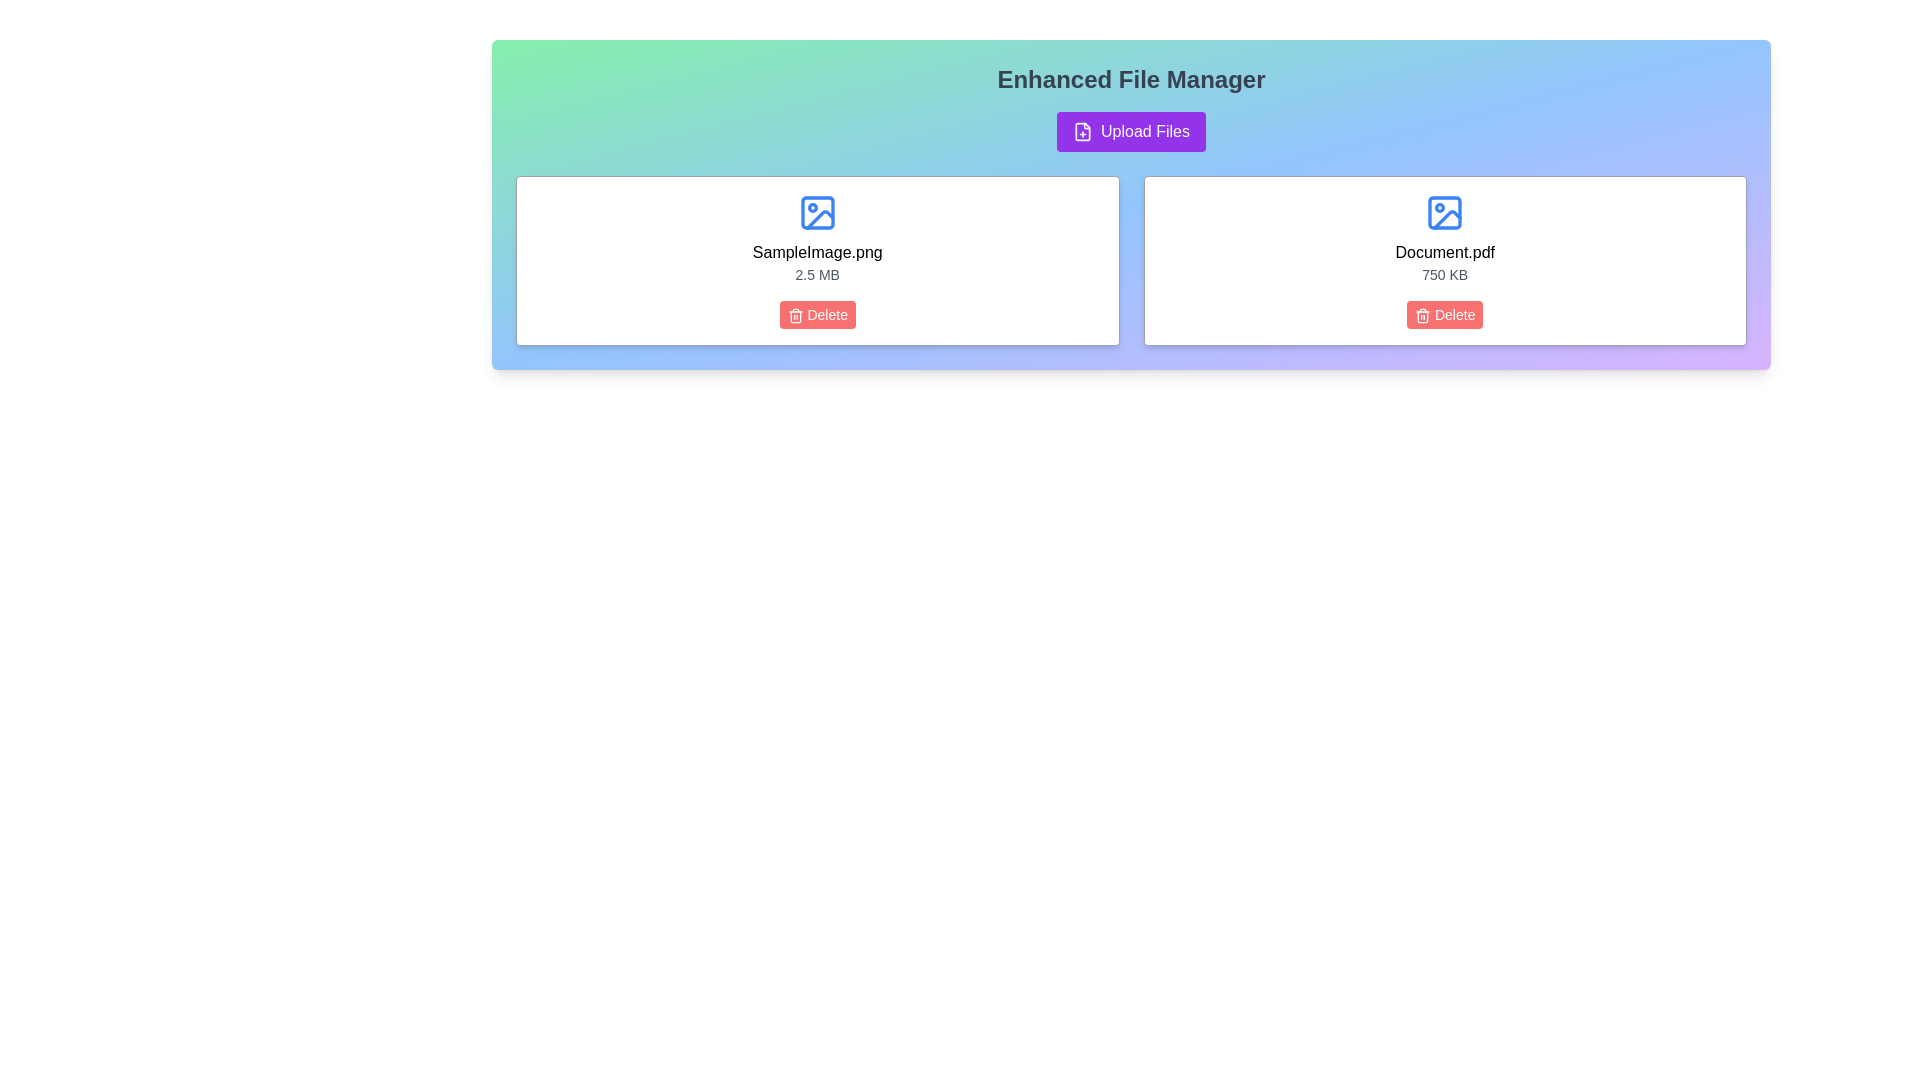 The height and width of the screenshot is (1080, 1920). What do you see at coordinates (794, 316) in the screenshot?
I see `the trash can icon component within the red 'Delete' button` at bounding box center [794, 316].